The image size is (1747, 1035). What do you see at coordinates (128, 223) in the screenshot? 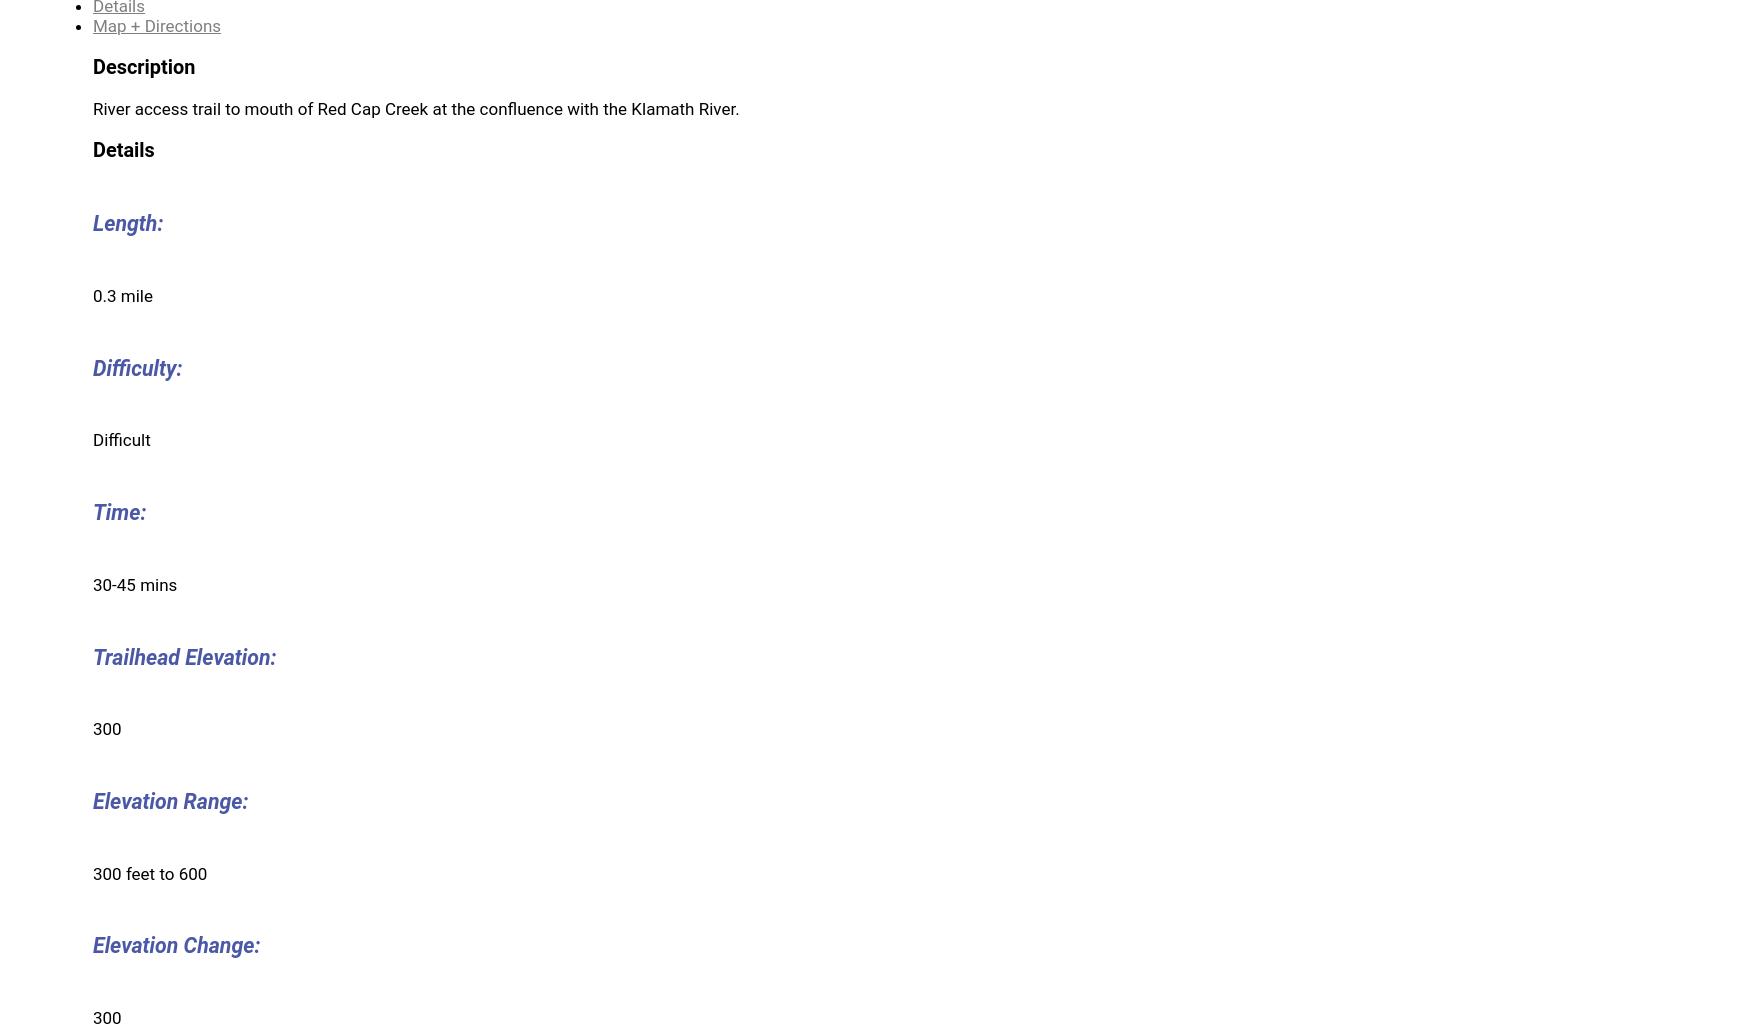
I see `'Length:'` at bounding box center [128, 223].